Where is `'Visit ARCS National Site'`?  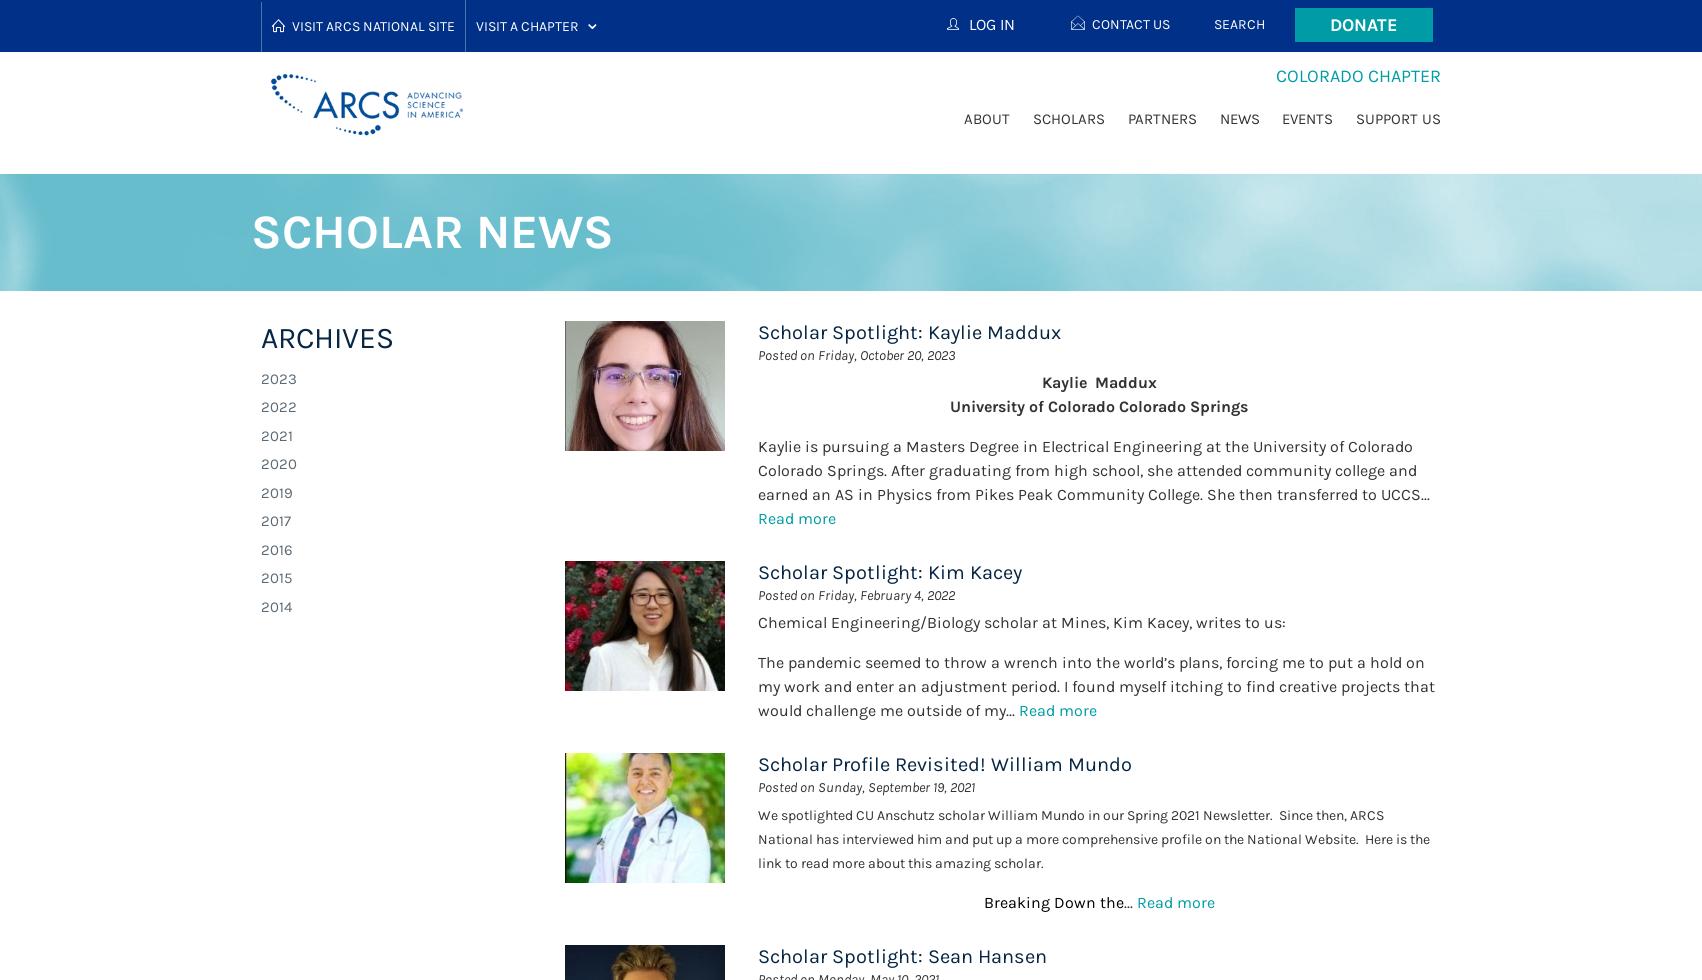
'Visit ARCS National Site' is located at coordinates (373, 26).